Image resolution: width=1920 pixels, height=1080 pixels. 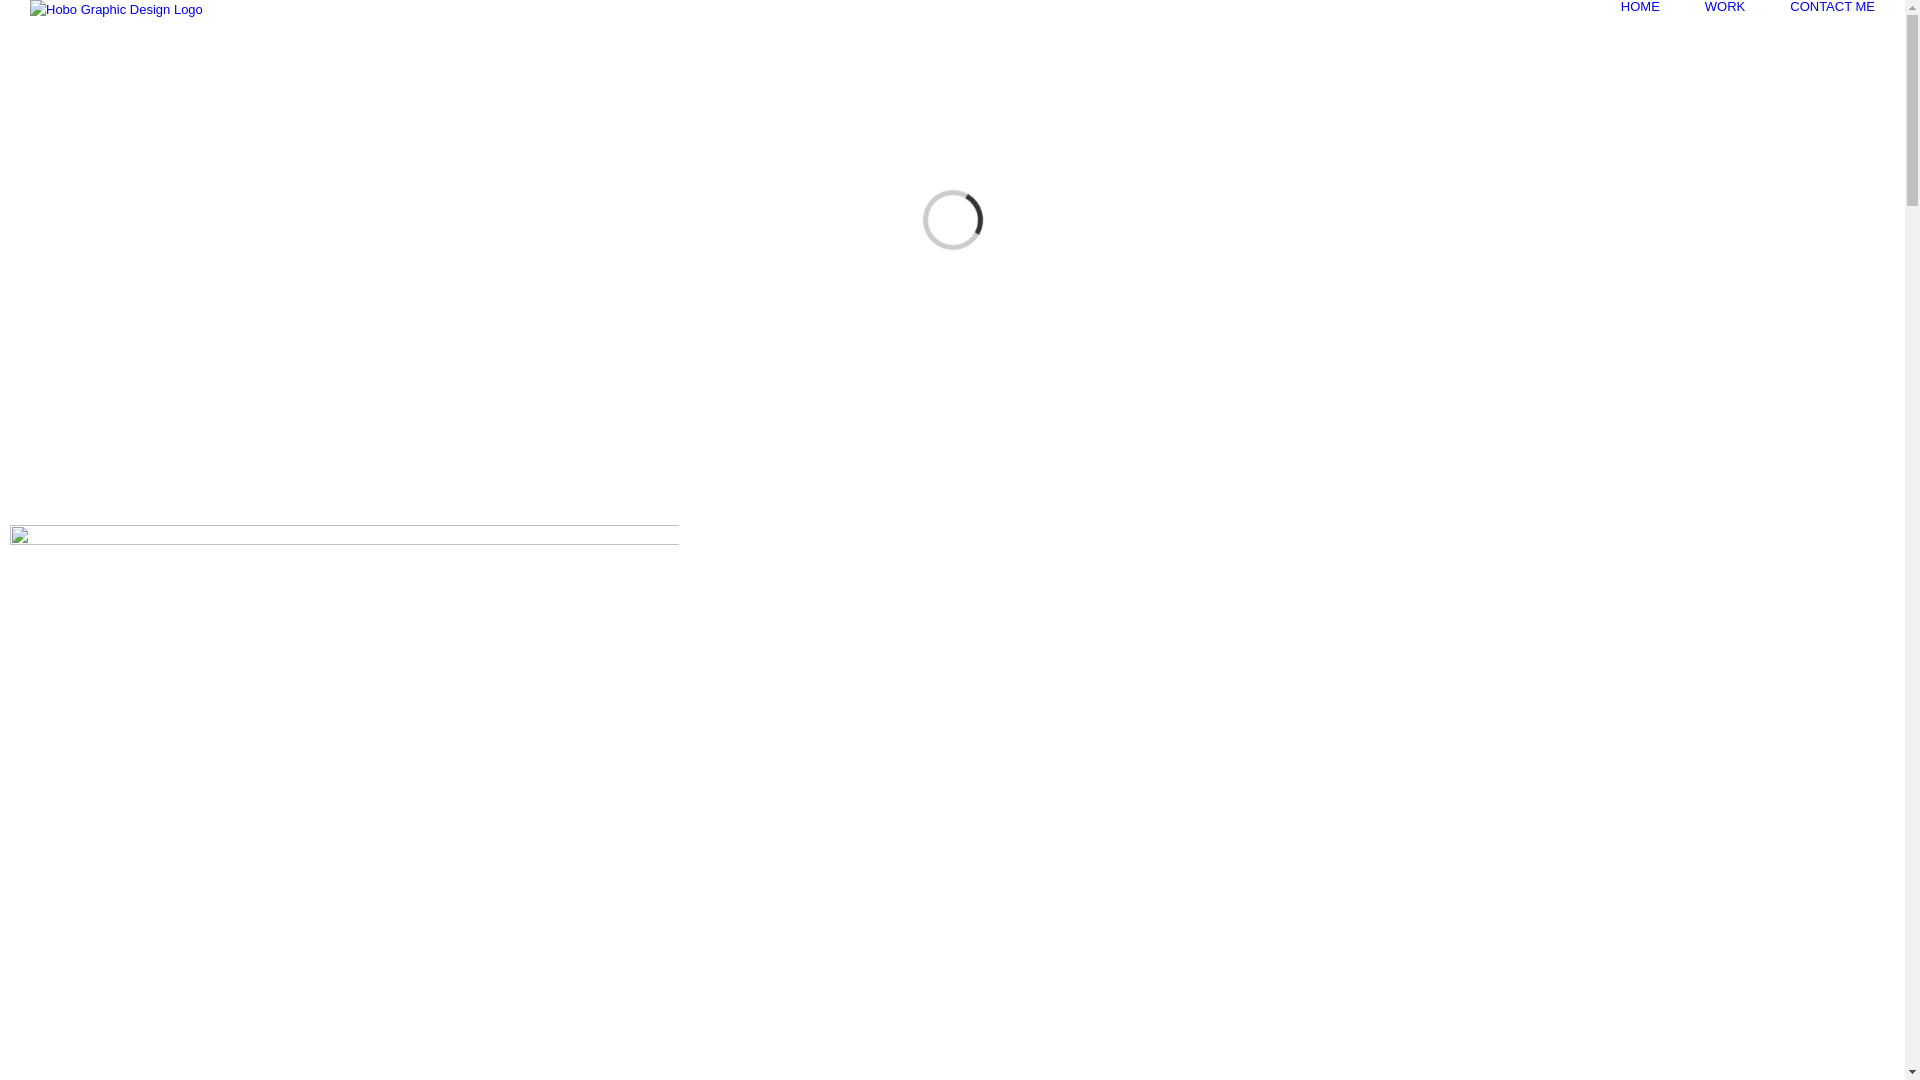 I want to click on 'CONTACT ME', so click(x=1832, y=6).